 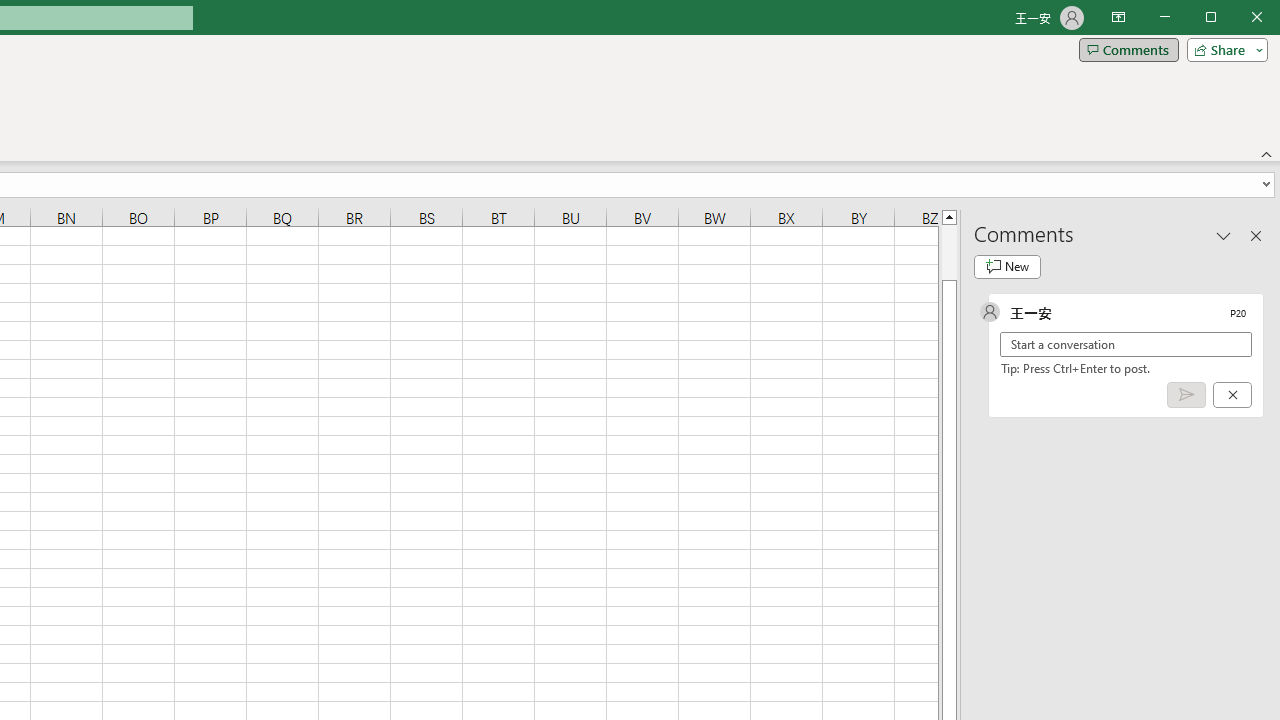 What do you see at coordinates (1186, 395) in the screenshot?
I see `'Post comment (Ctrl + Enter)'` at bounding box center [1186, 395].